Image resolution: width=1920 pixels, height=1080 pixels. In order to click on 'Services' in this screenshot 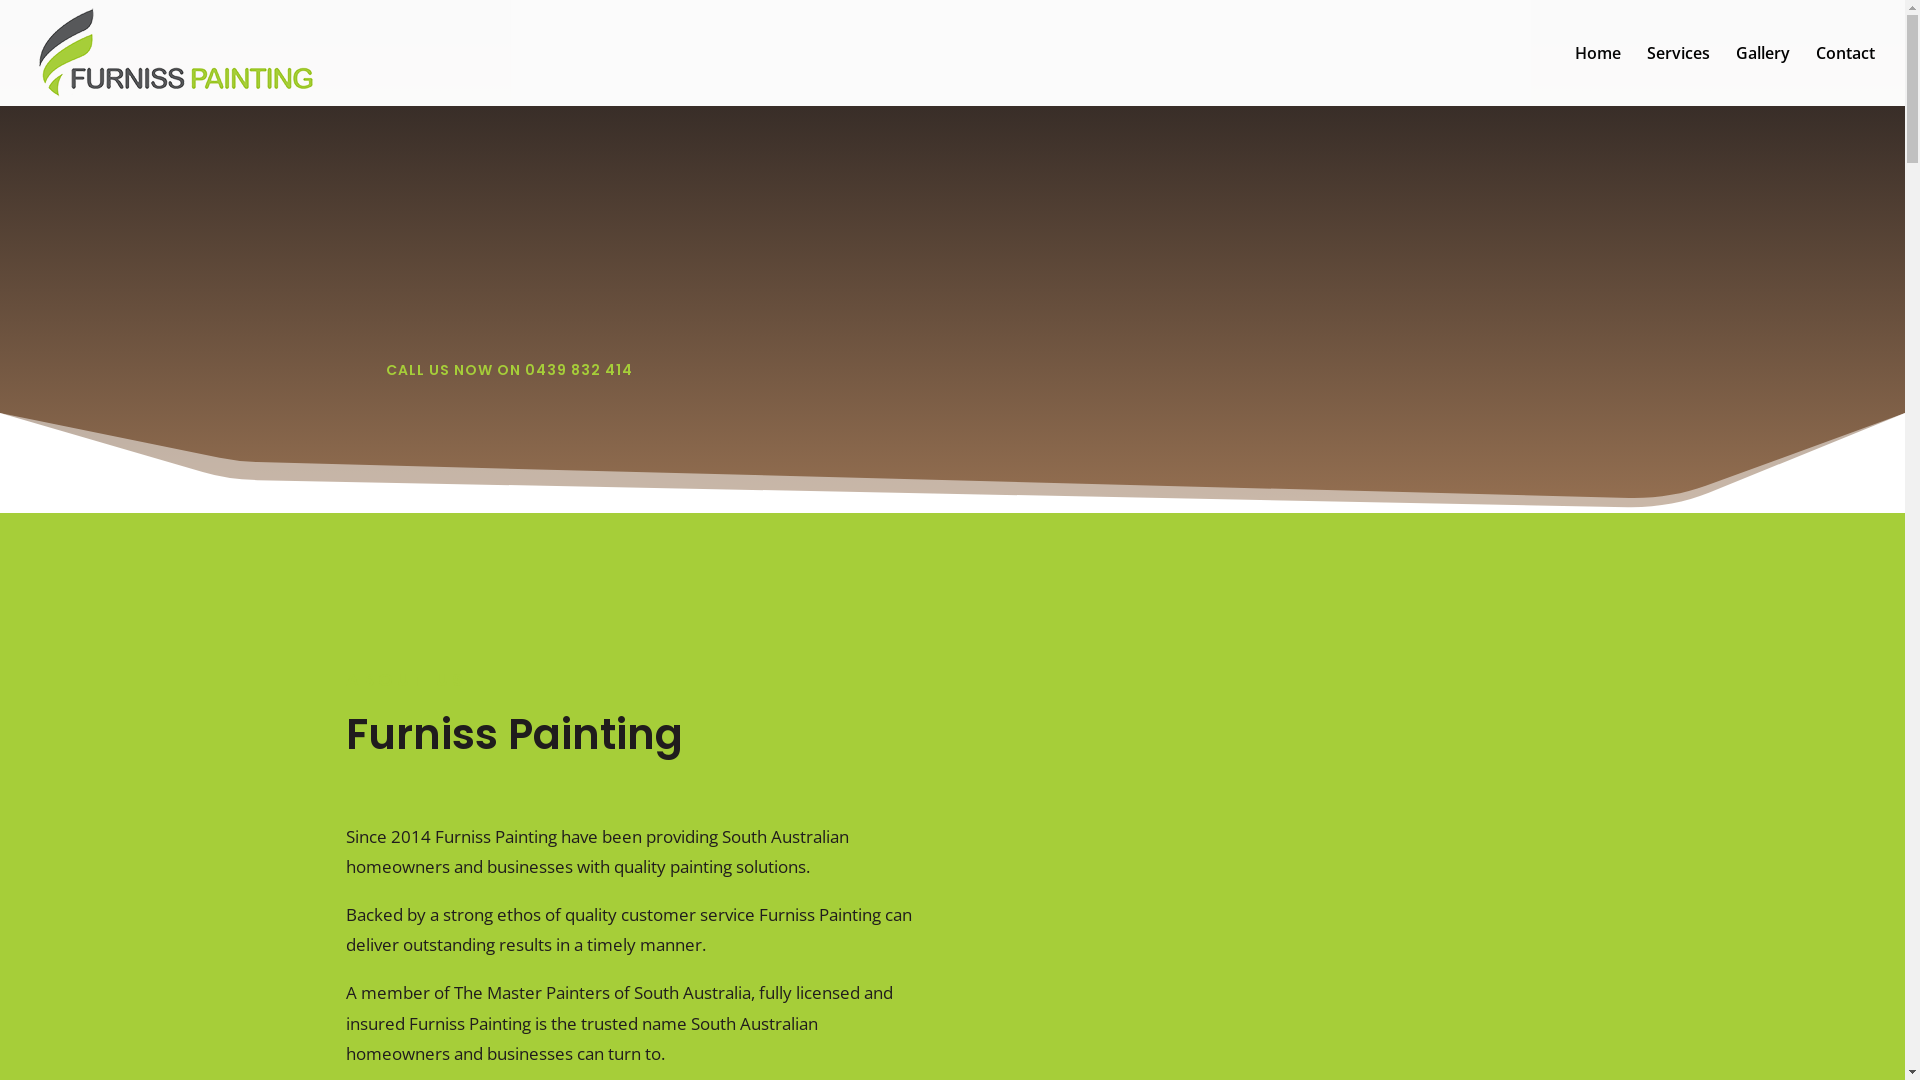, I will do `click(1678, 75)`.